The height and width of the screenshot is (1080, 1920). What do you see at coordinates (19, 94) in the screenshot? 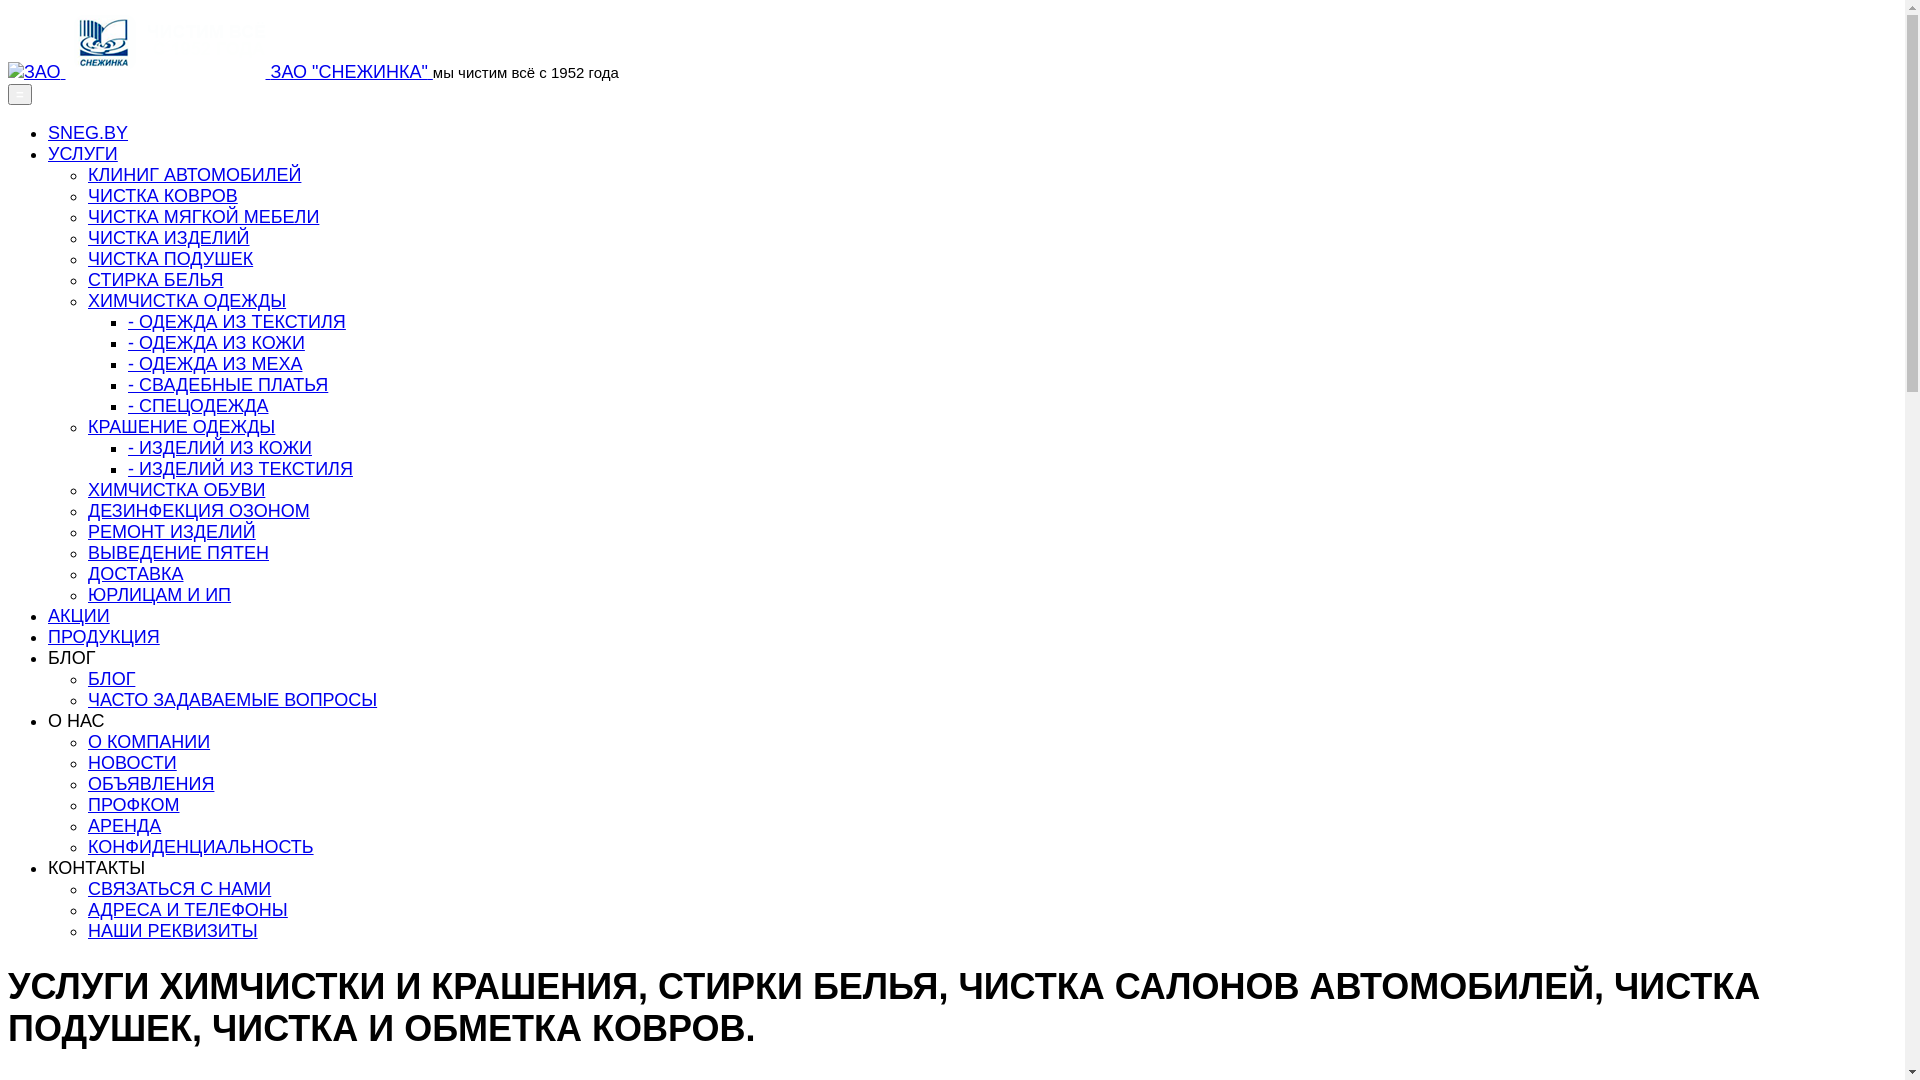
I see `'='` at bounding box center [19, 94].